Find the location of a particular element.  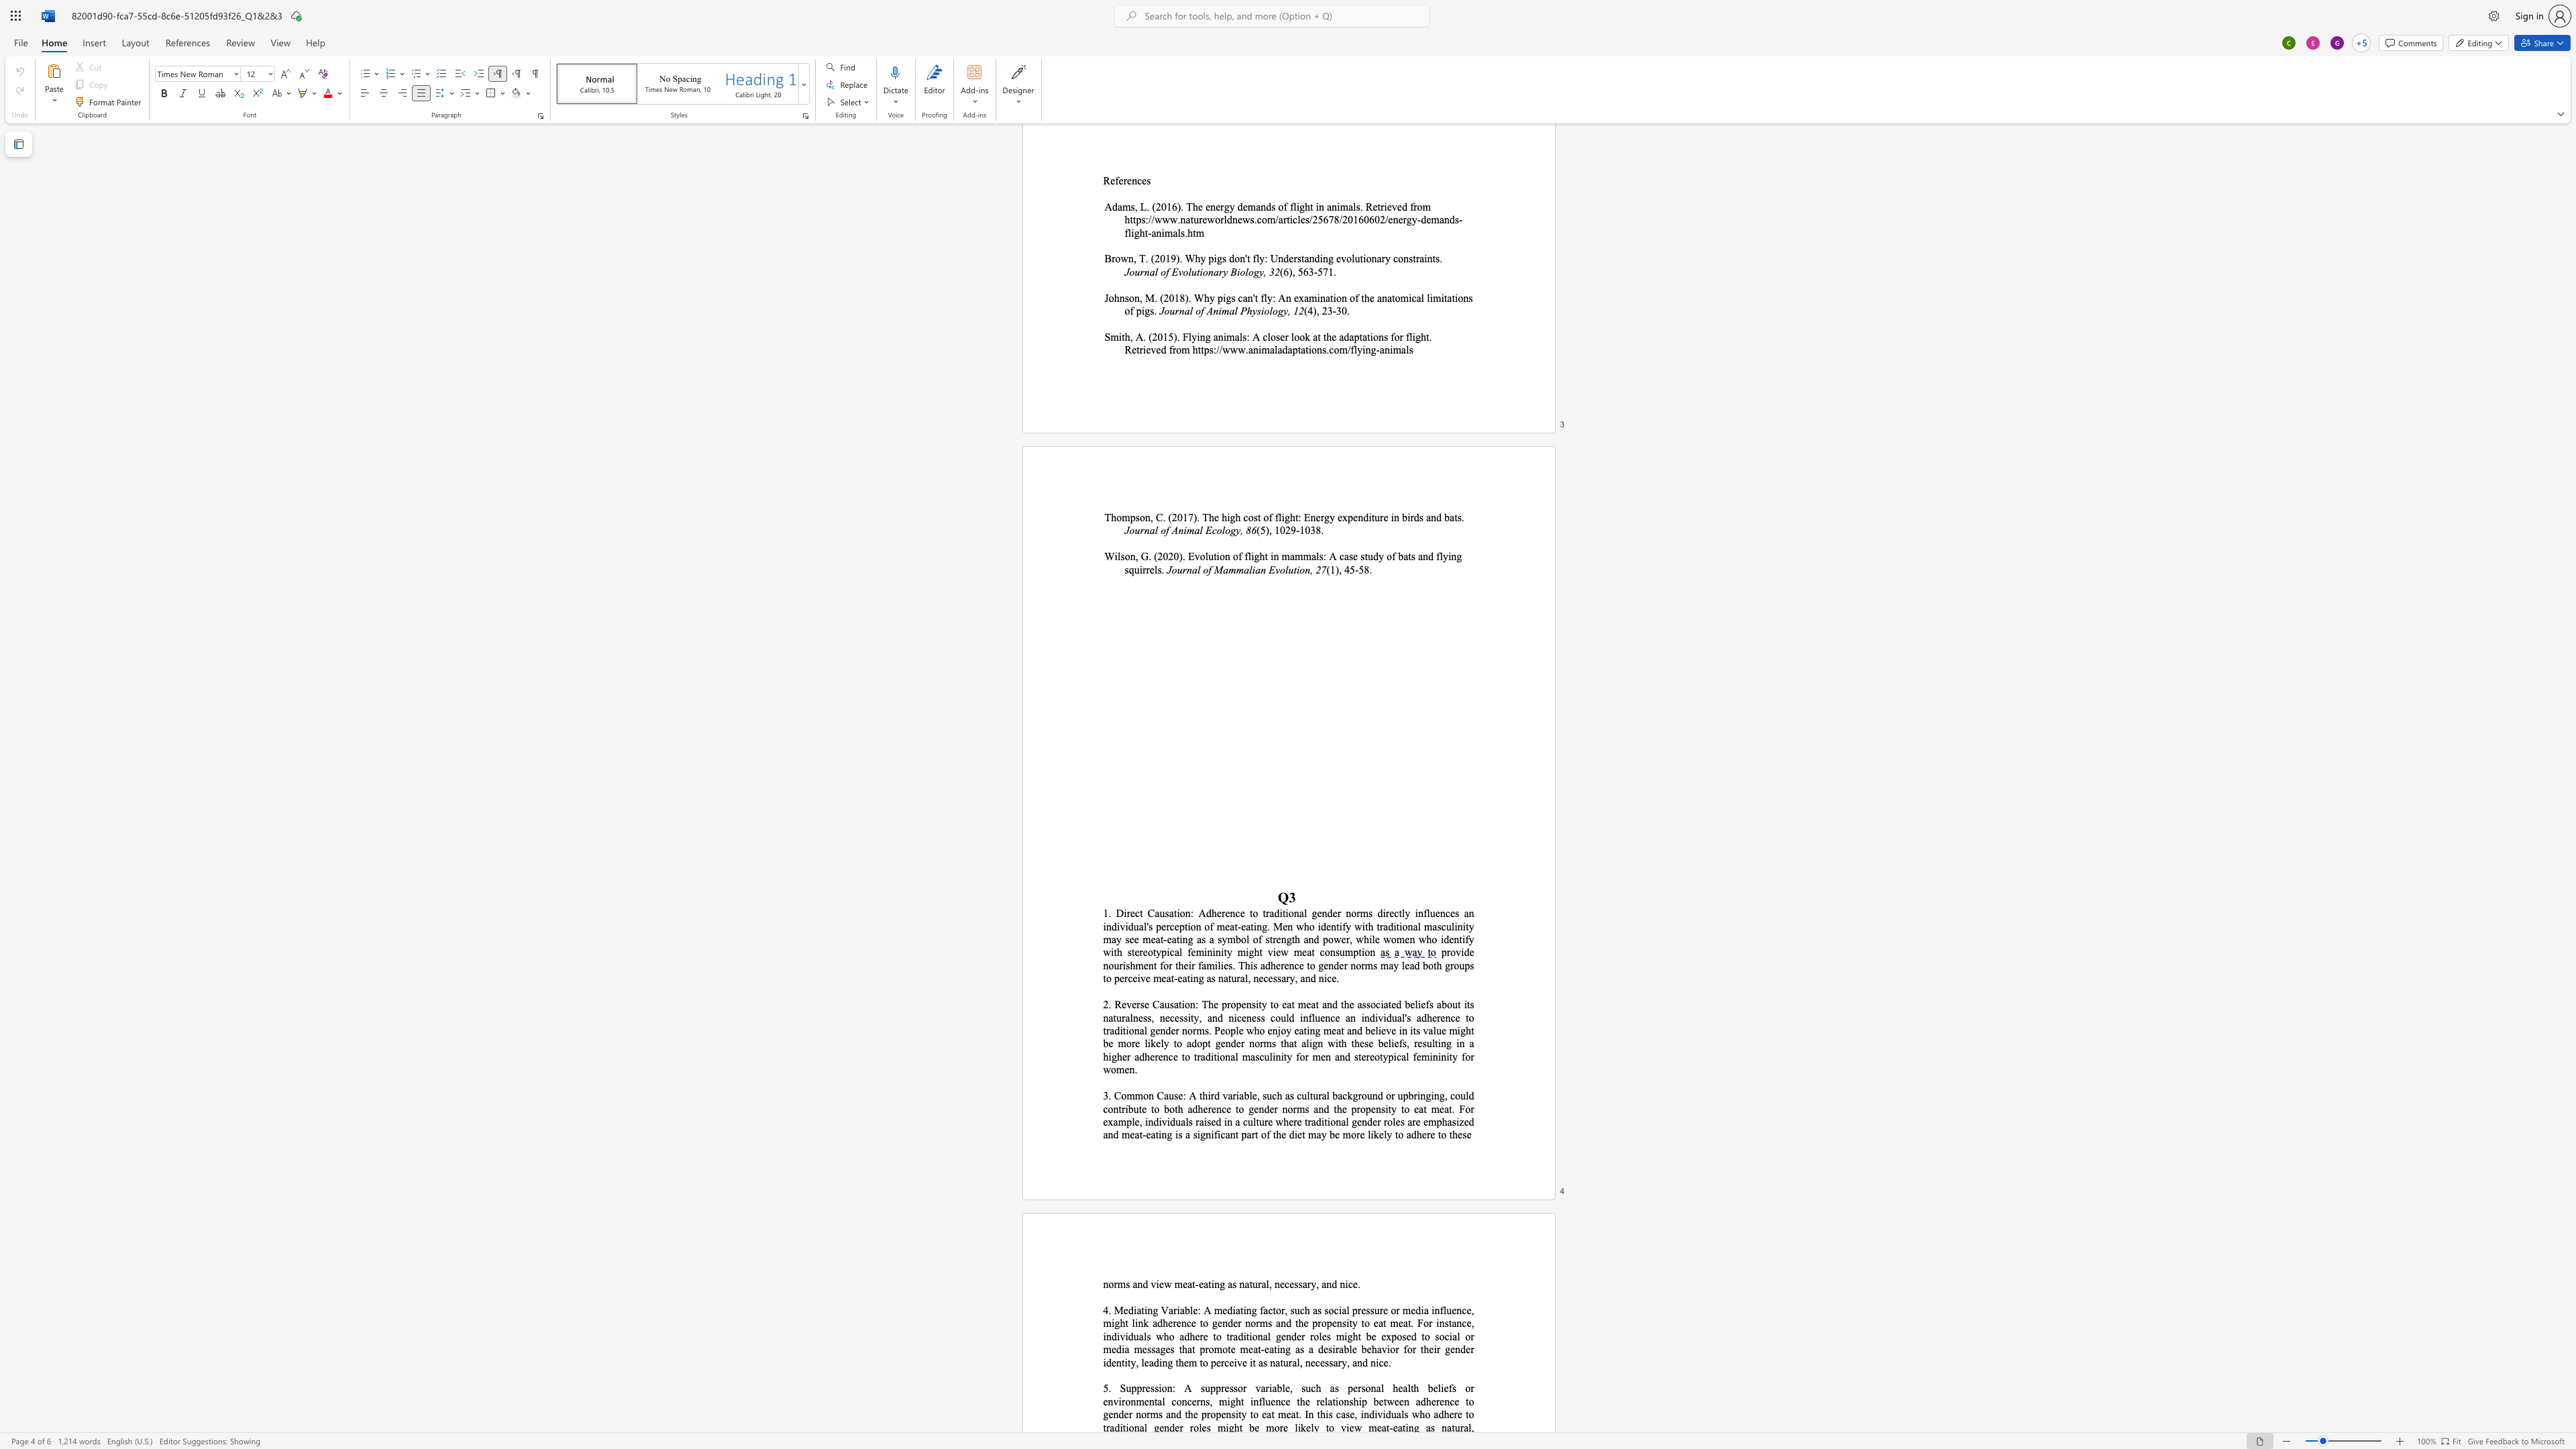

the 9th character "s" in the text is located at coordinates (1148, 1017).